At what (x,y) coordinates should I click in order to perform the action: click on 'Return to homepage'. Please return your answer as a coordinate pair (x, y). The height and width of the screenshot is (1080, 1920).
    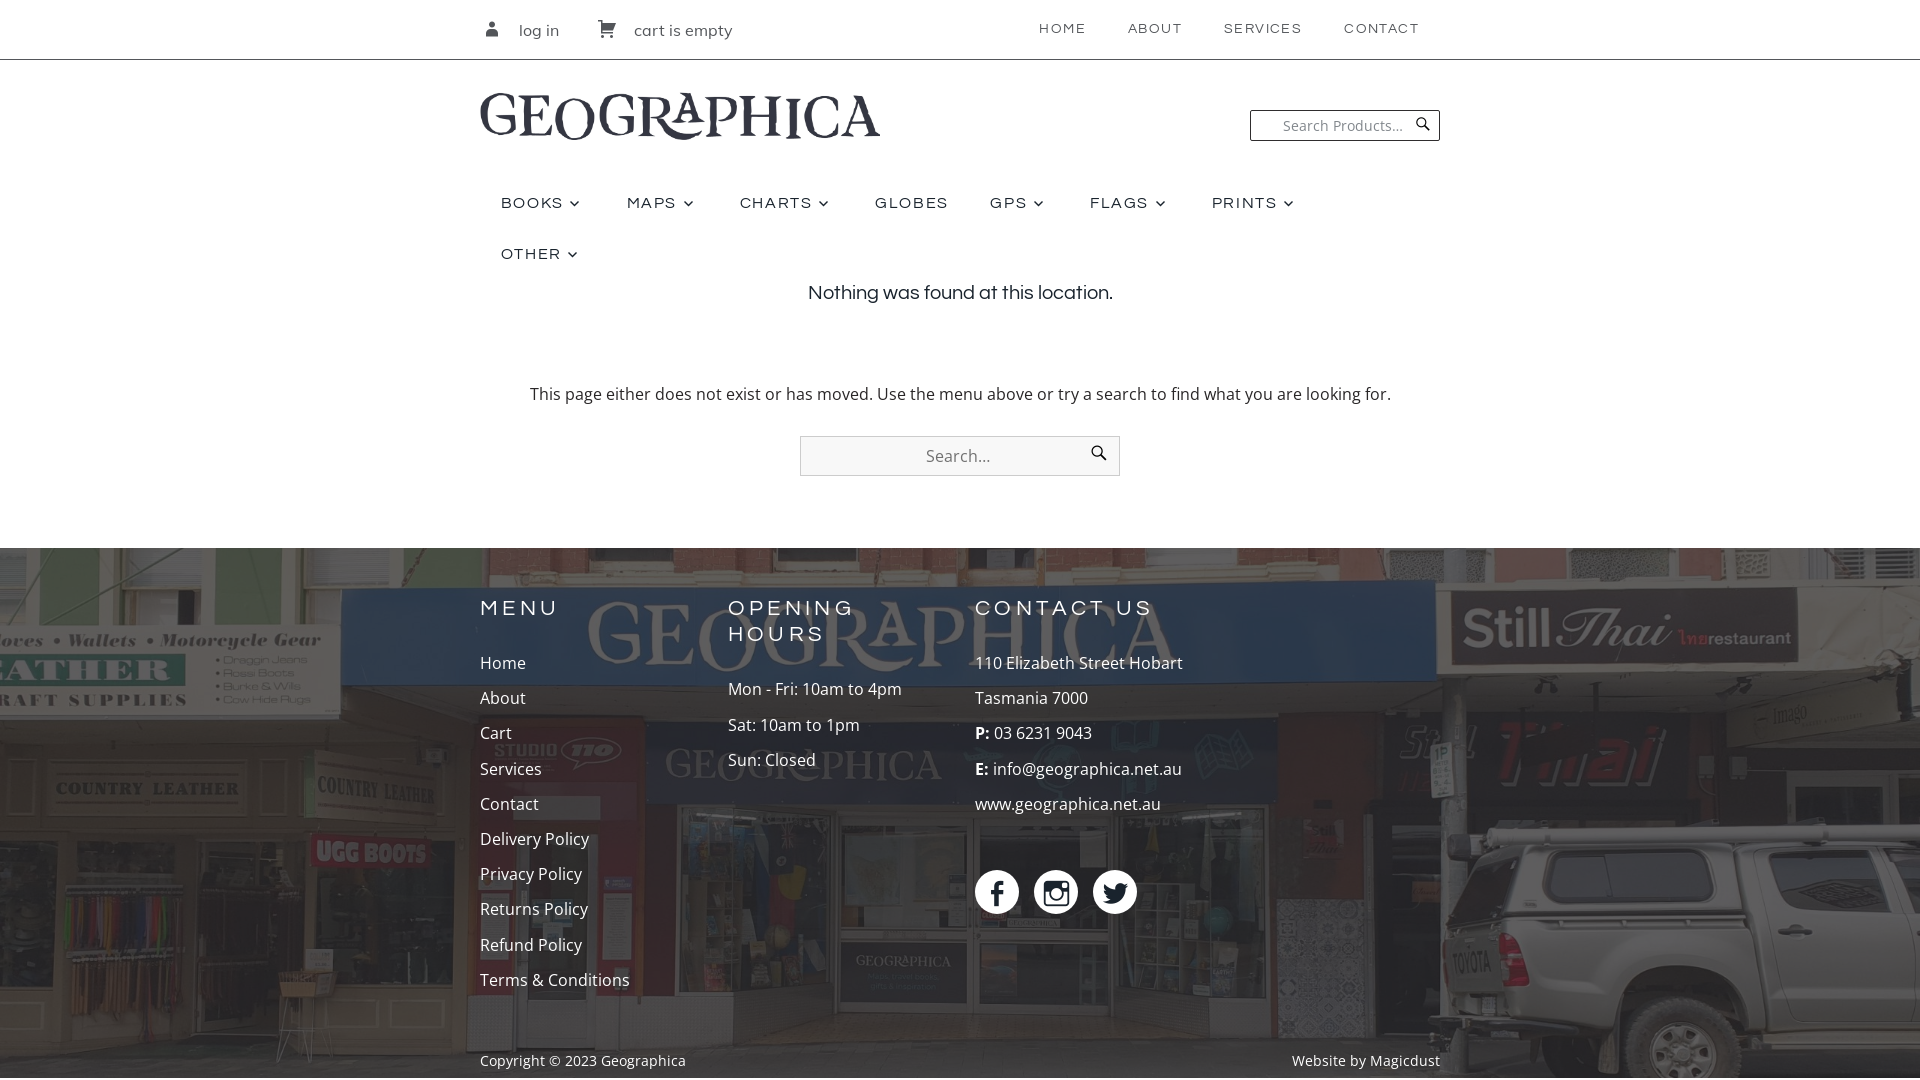
    Looking at the image, I should click on (680, 100).